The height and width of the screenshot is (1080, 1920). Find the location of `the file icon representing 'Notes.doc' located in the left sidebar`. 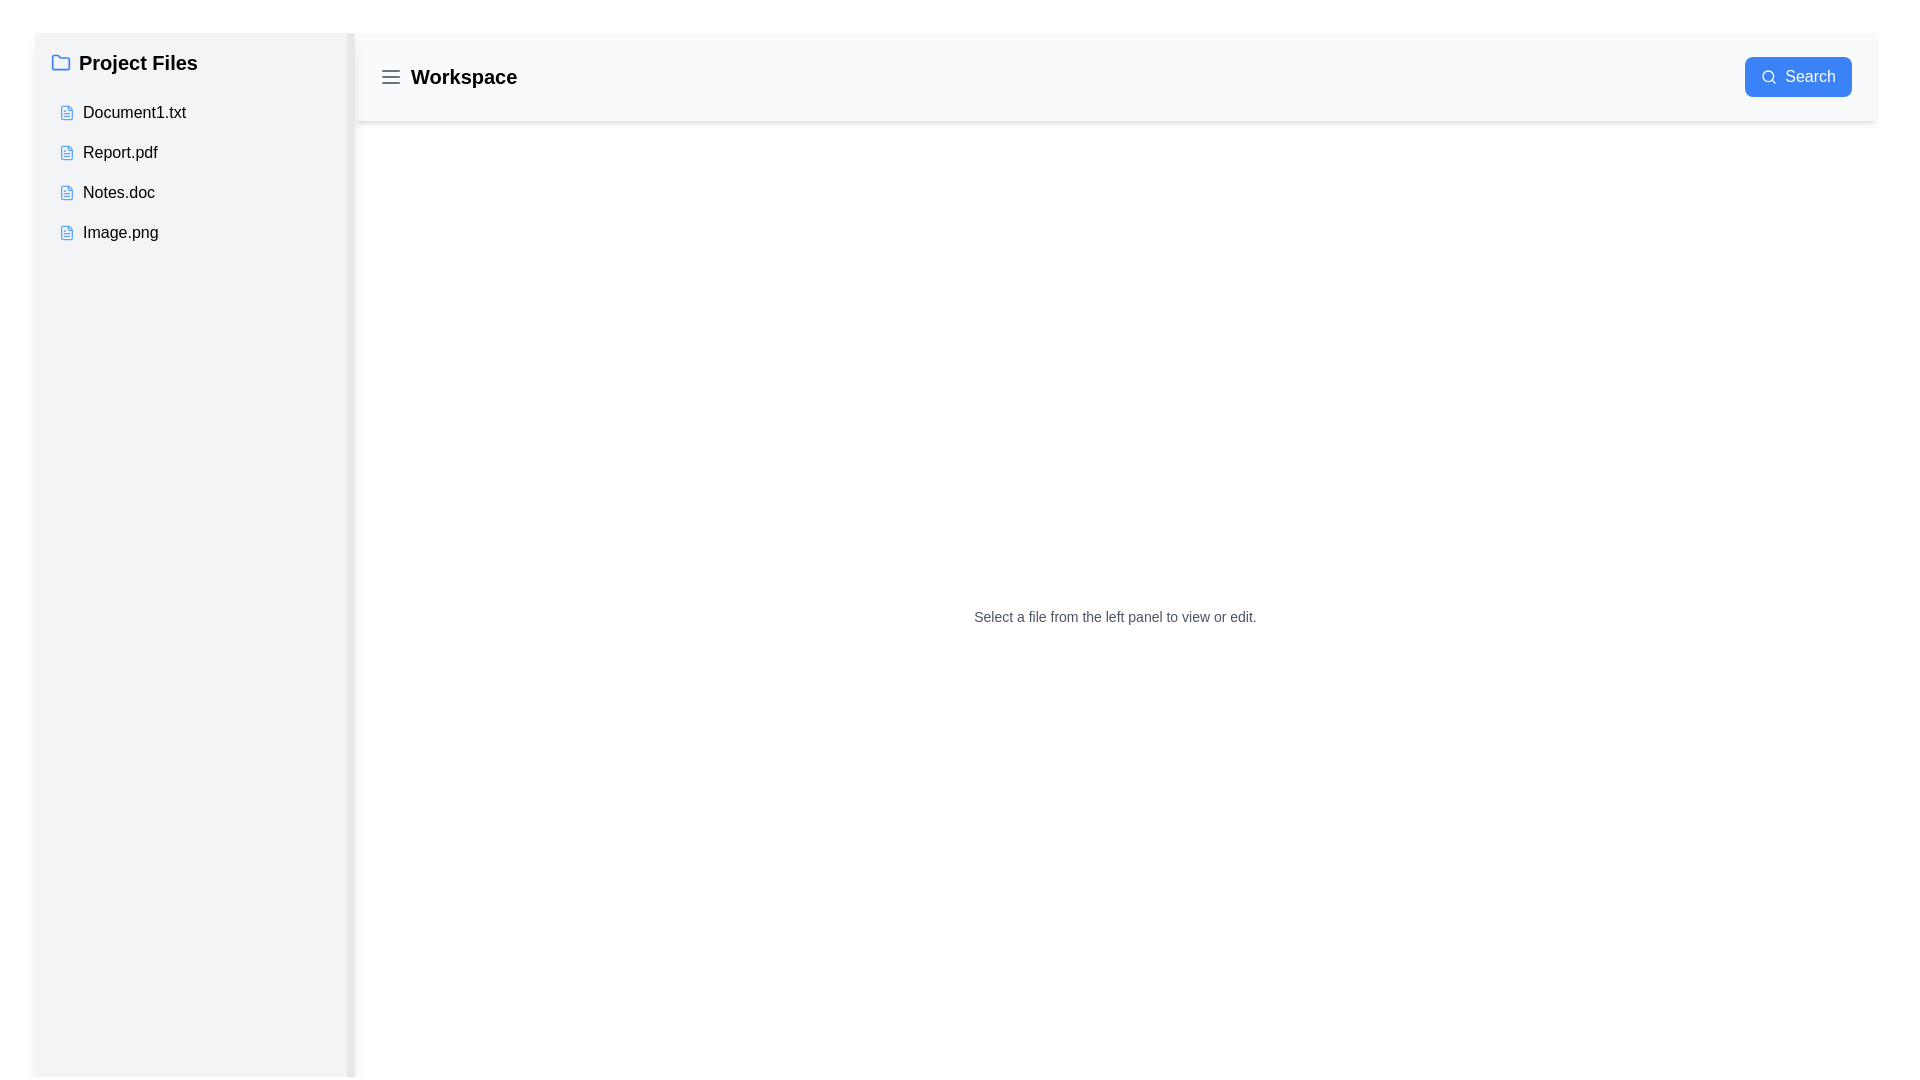

the file icon representing 'Notes.doc' located in the left sidebar is located at coordinates (67, 192).